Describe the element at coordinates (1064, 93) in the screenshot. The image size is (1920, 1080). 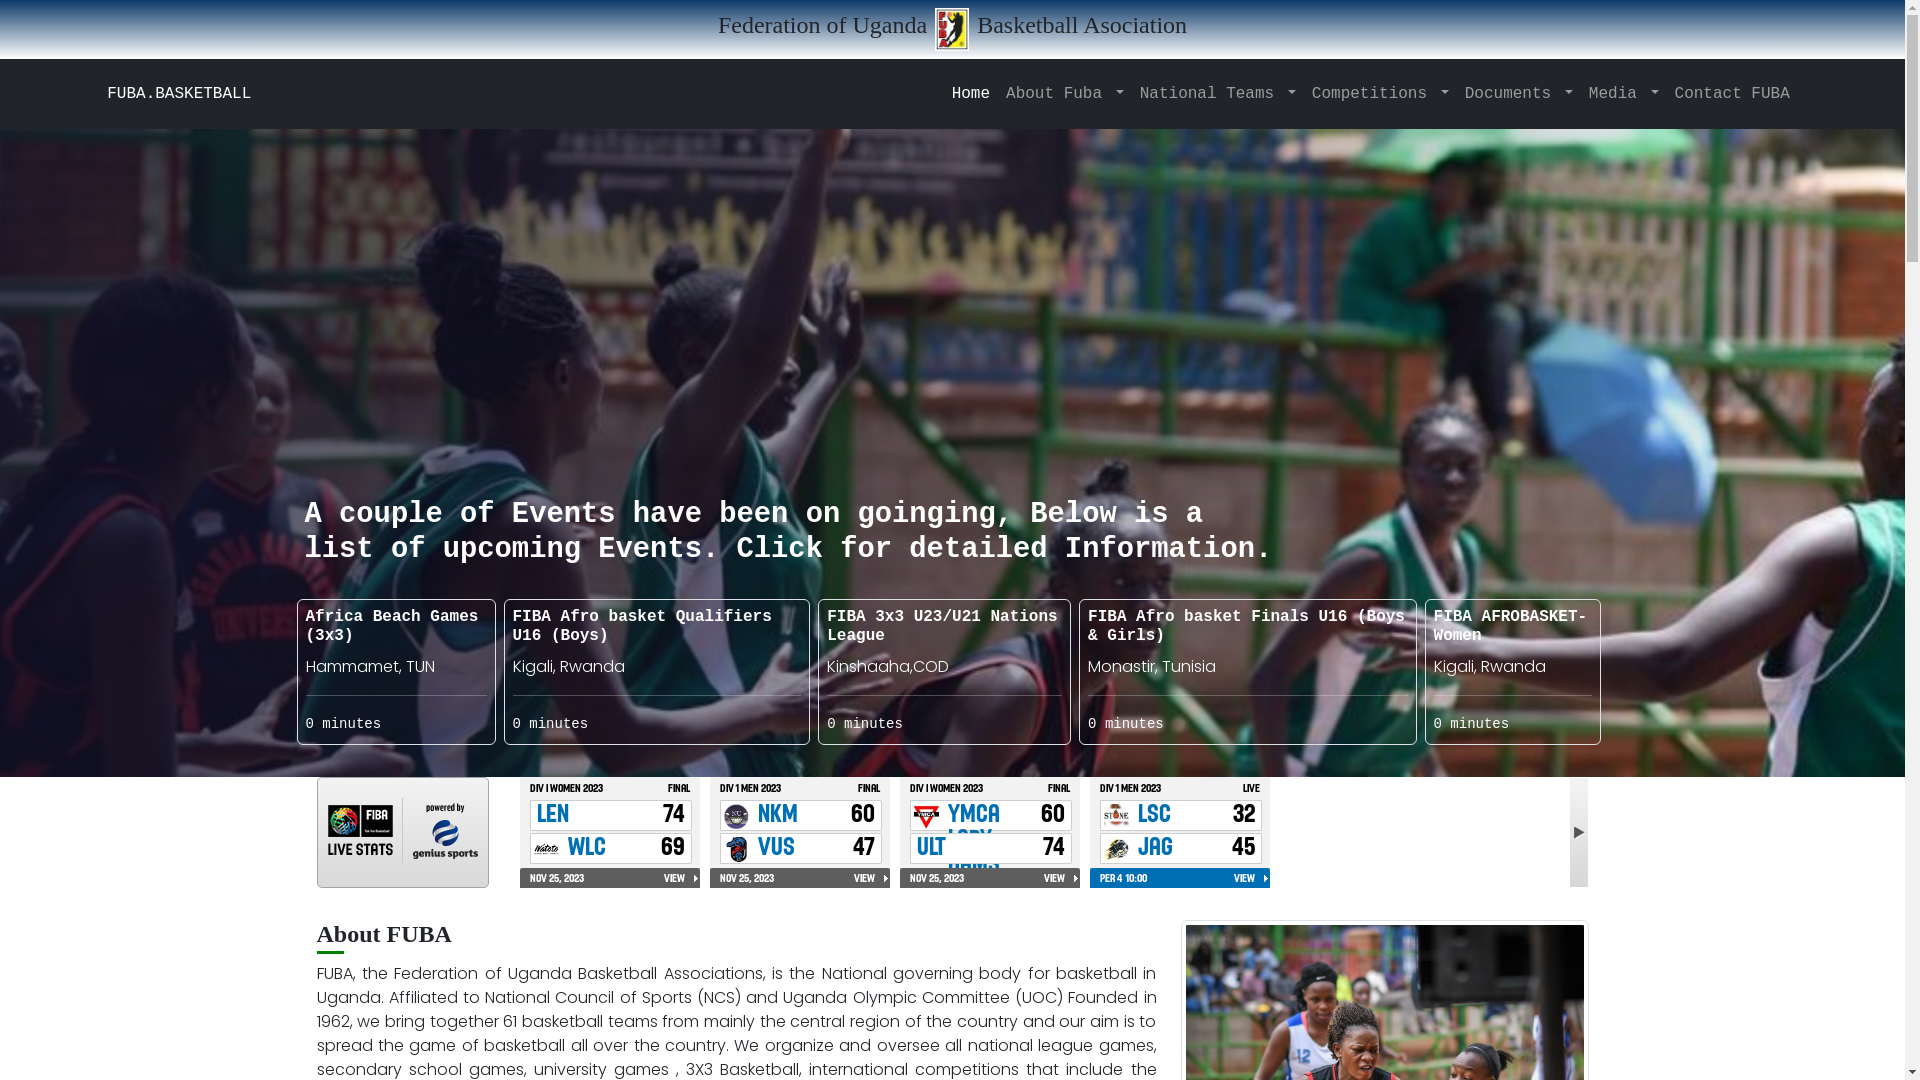
I see `'About Fuba'` at that location.